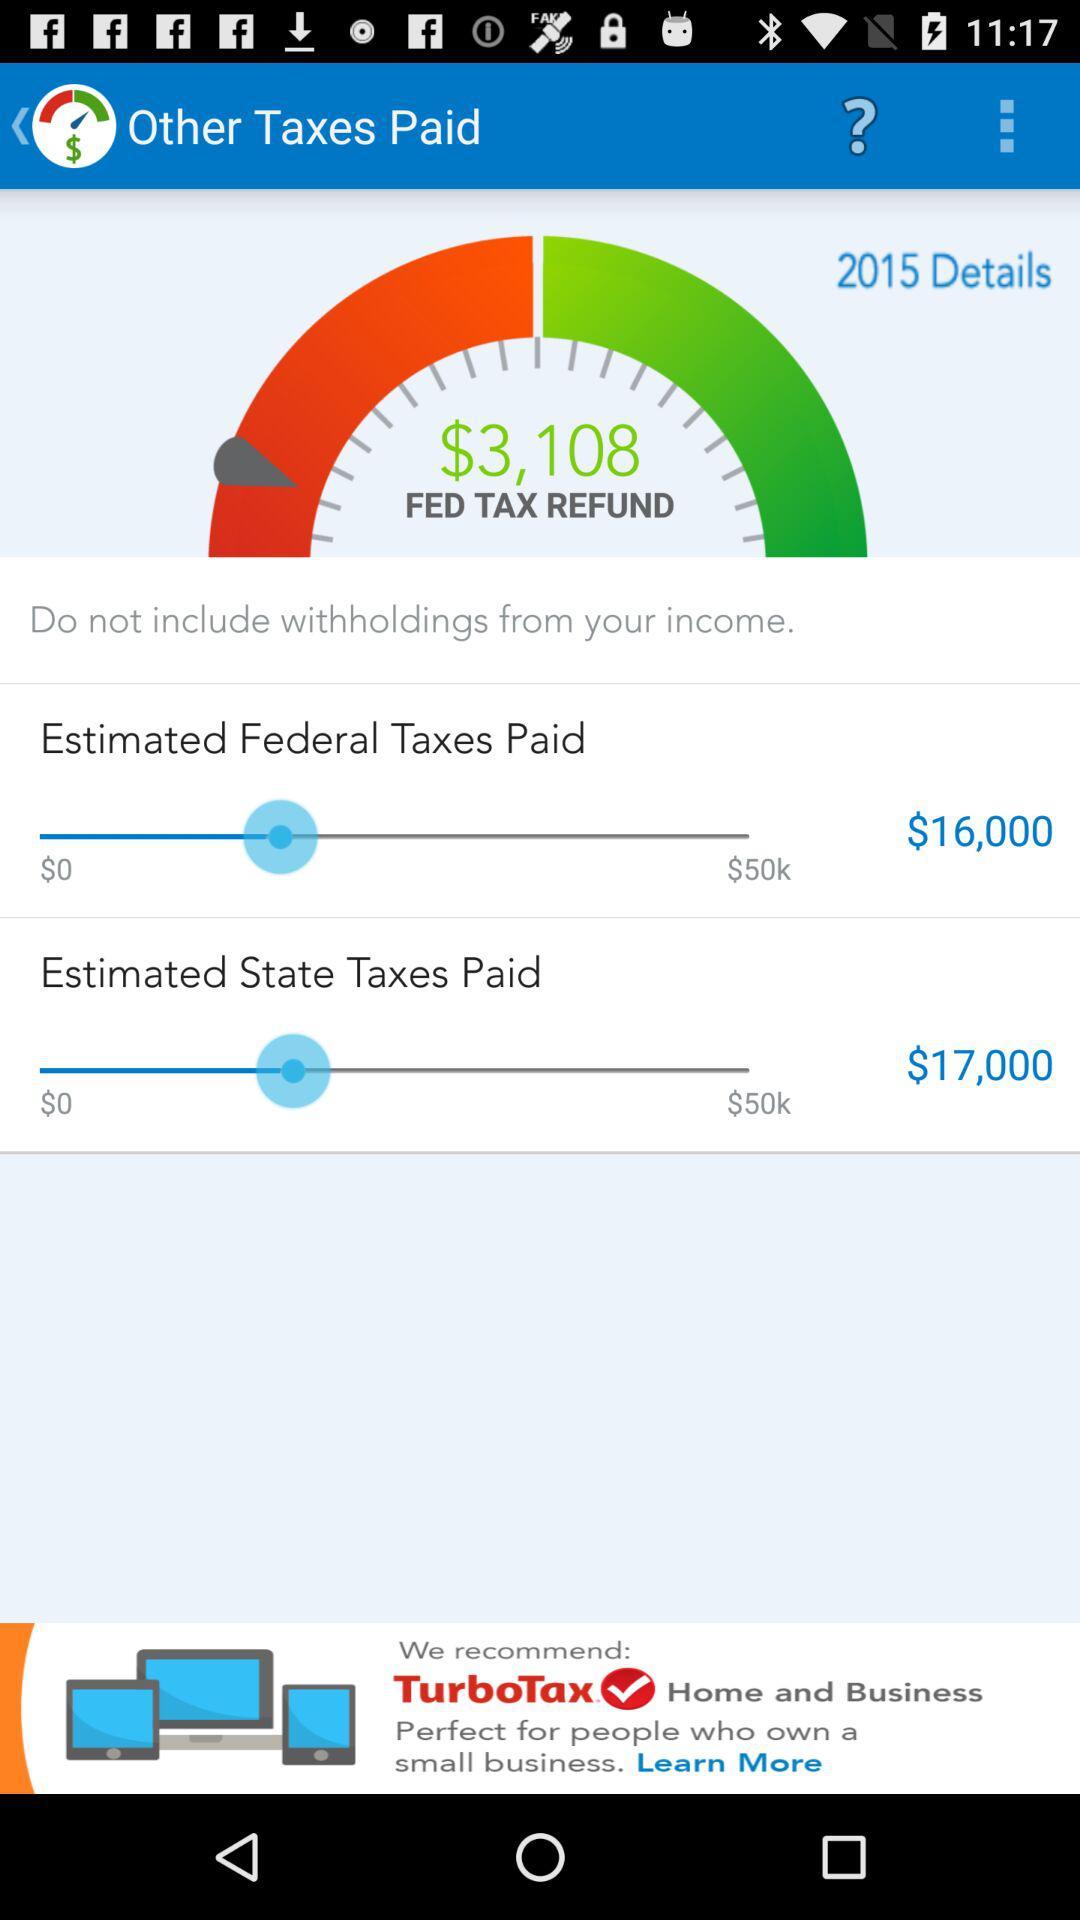  Describe the element at coordinates (858, 124) in the screenshot. I see `the icon to the right of the other taxes paid item` at that location.